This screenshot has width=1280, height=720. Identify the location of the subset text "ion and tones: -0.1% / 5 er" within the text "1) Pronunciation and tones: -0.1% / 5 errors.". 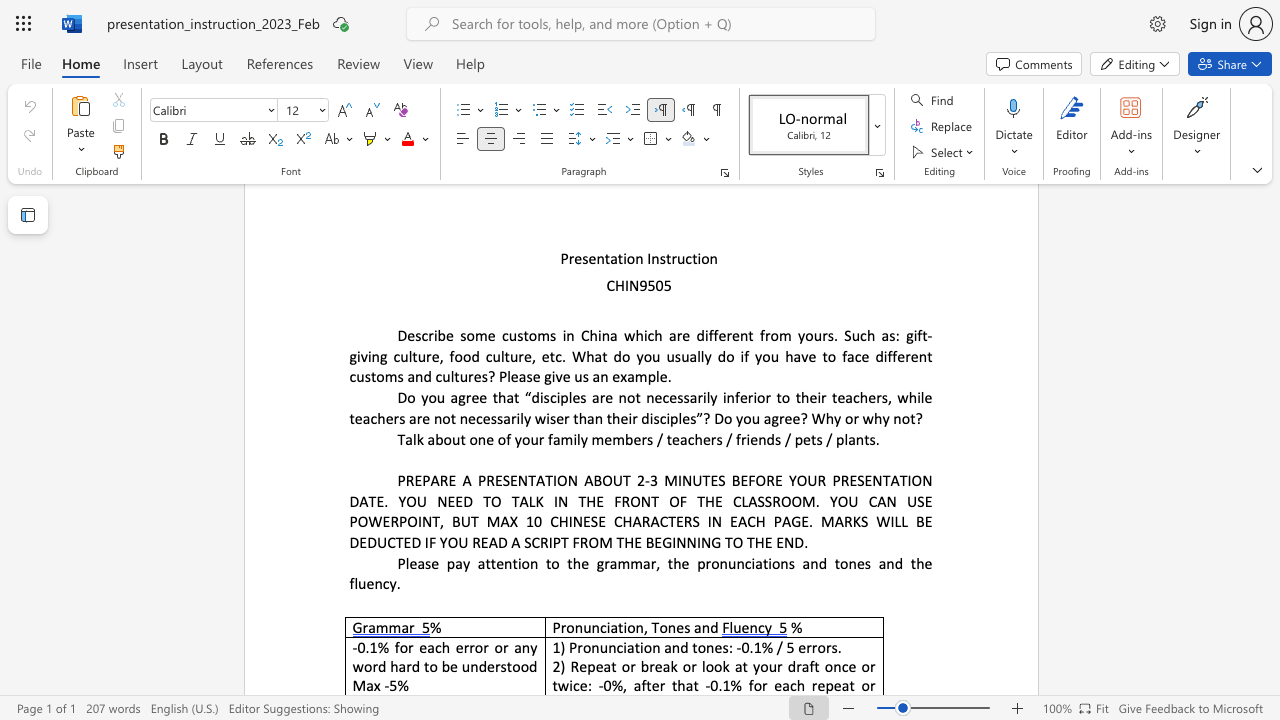
(640, 647).